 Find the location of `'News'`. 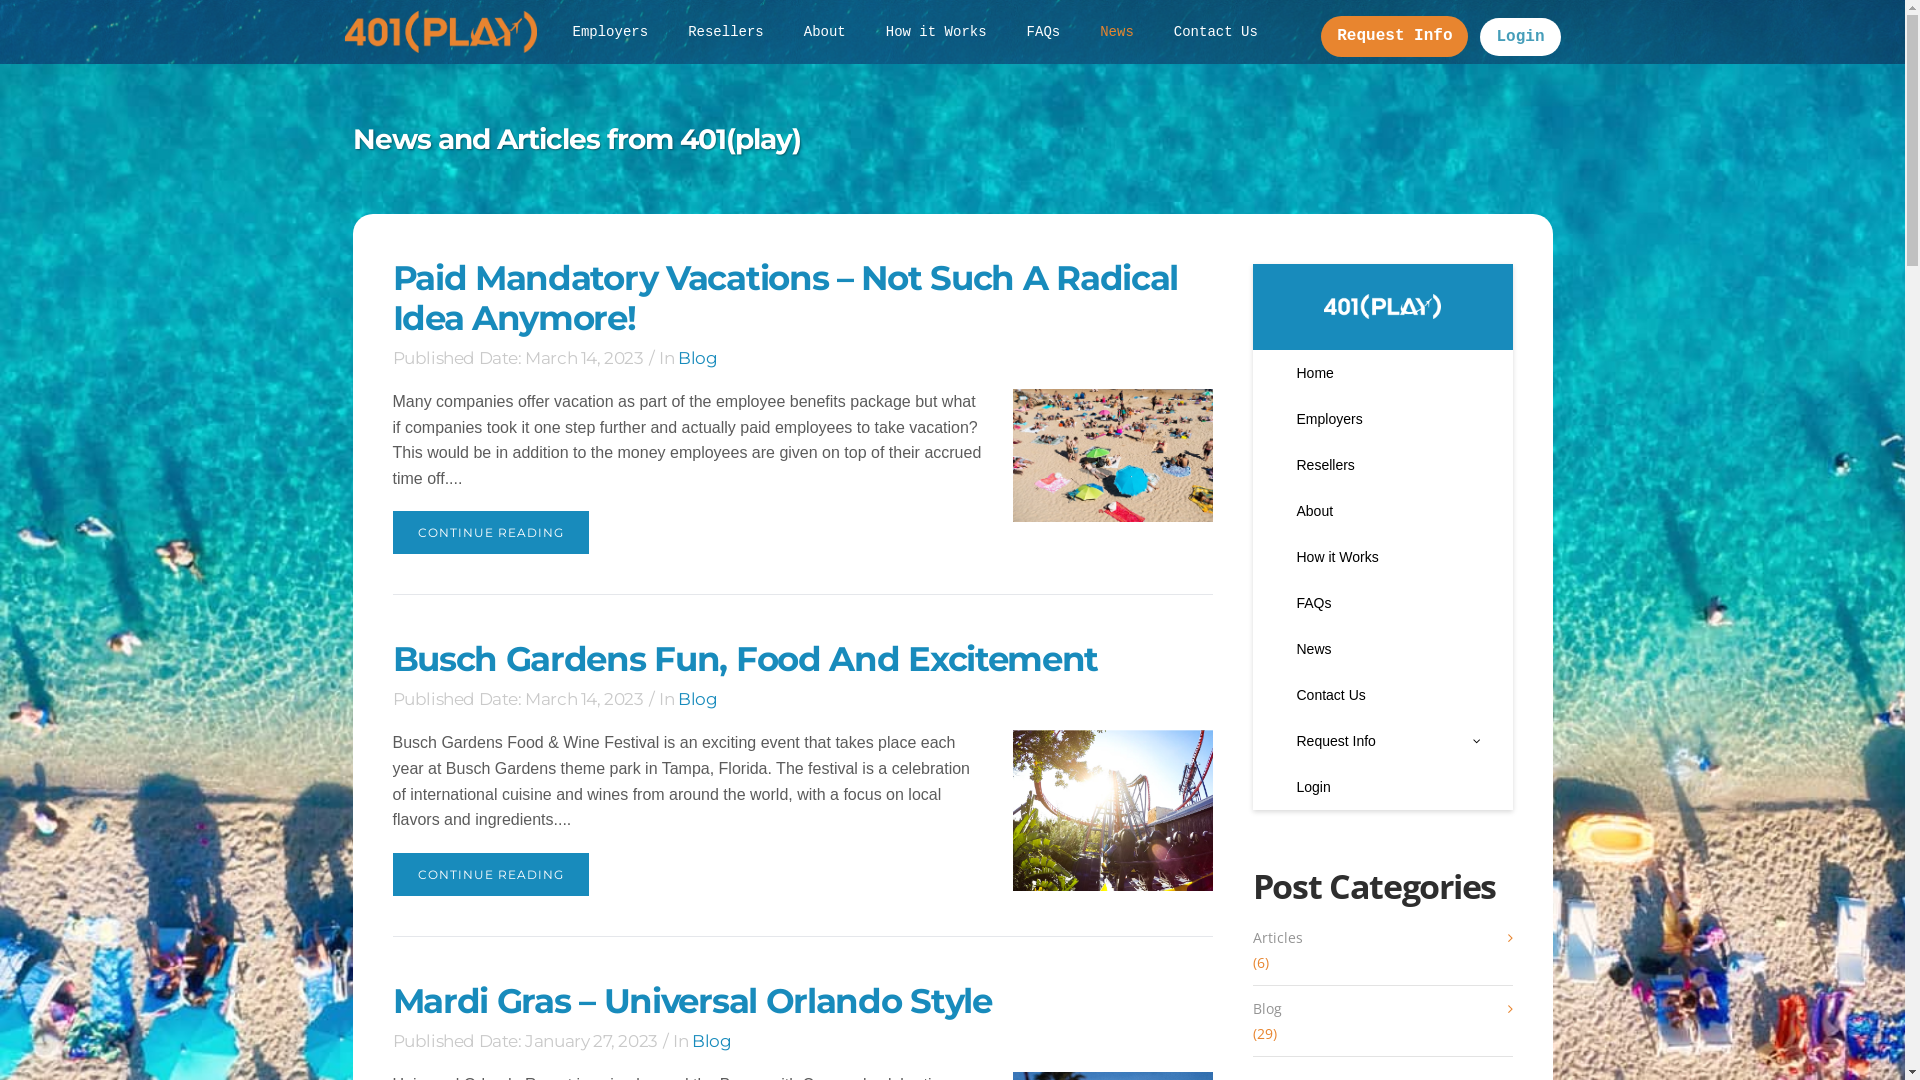

'News' is located at coordinates (1116, 31).